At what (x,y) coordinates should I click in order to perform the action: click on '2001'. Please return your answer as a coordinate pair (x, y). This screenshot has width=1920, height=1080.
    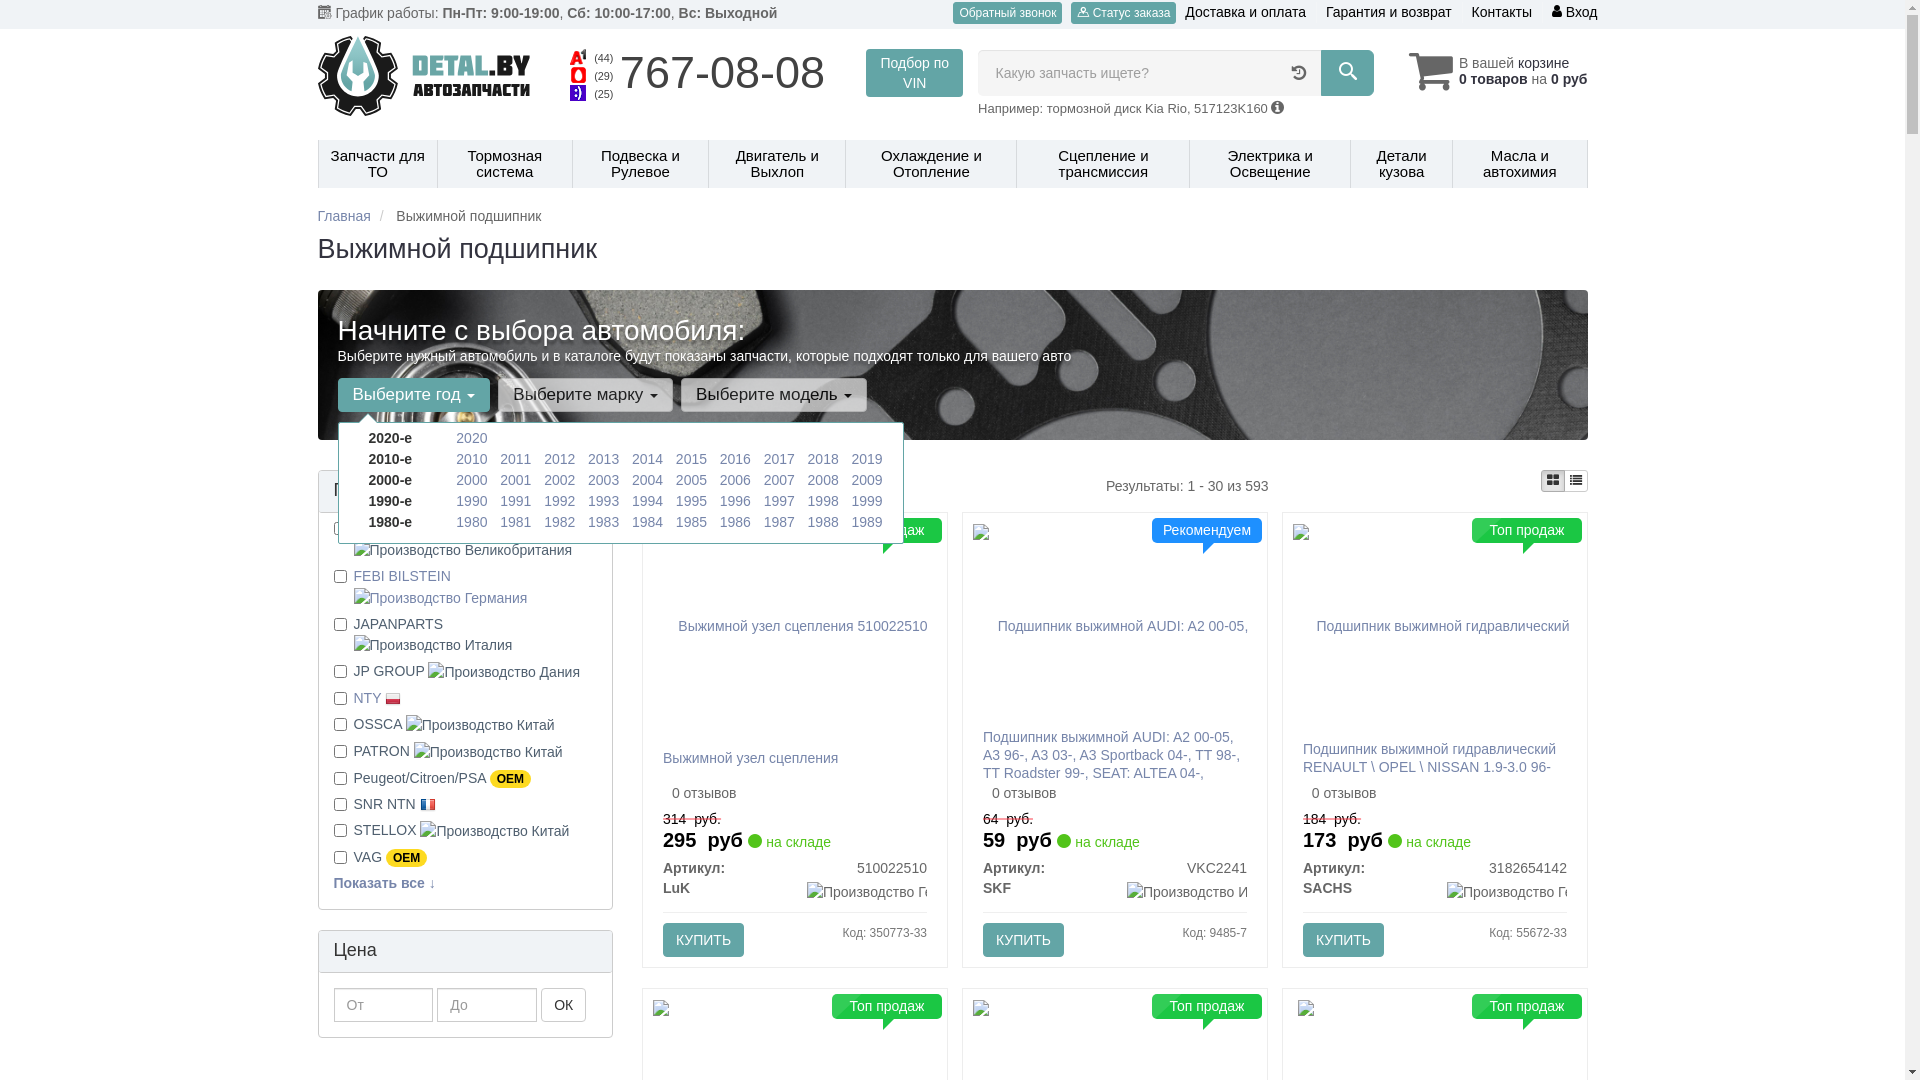
    Looking at the image, I should click on (515, 479).